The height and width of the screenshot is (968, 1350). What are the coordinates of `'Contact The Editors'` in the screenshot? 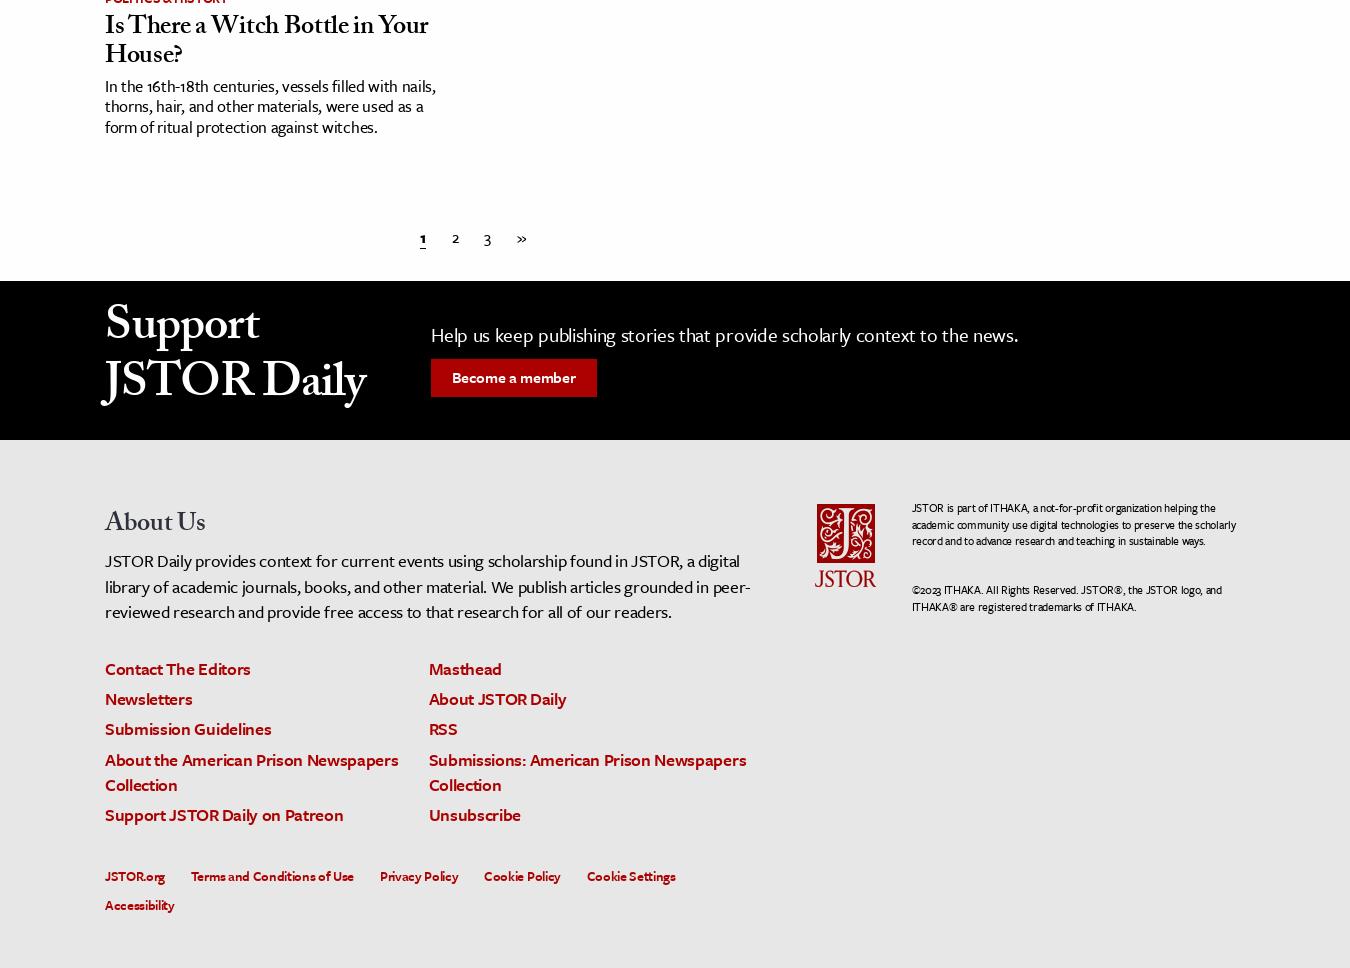 It's located at (177, 668).